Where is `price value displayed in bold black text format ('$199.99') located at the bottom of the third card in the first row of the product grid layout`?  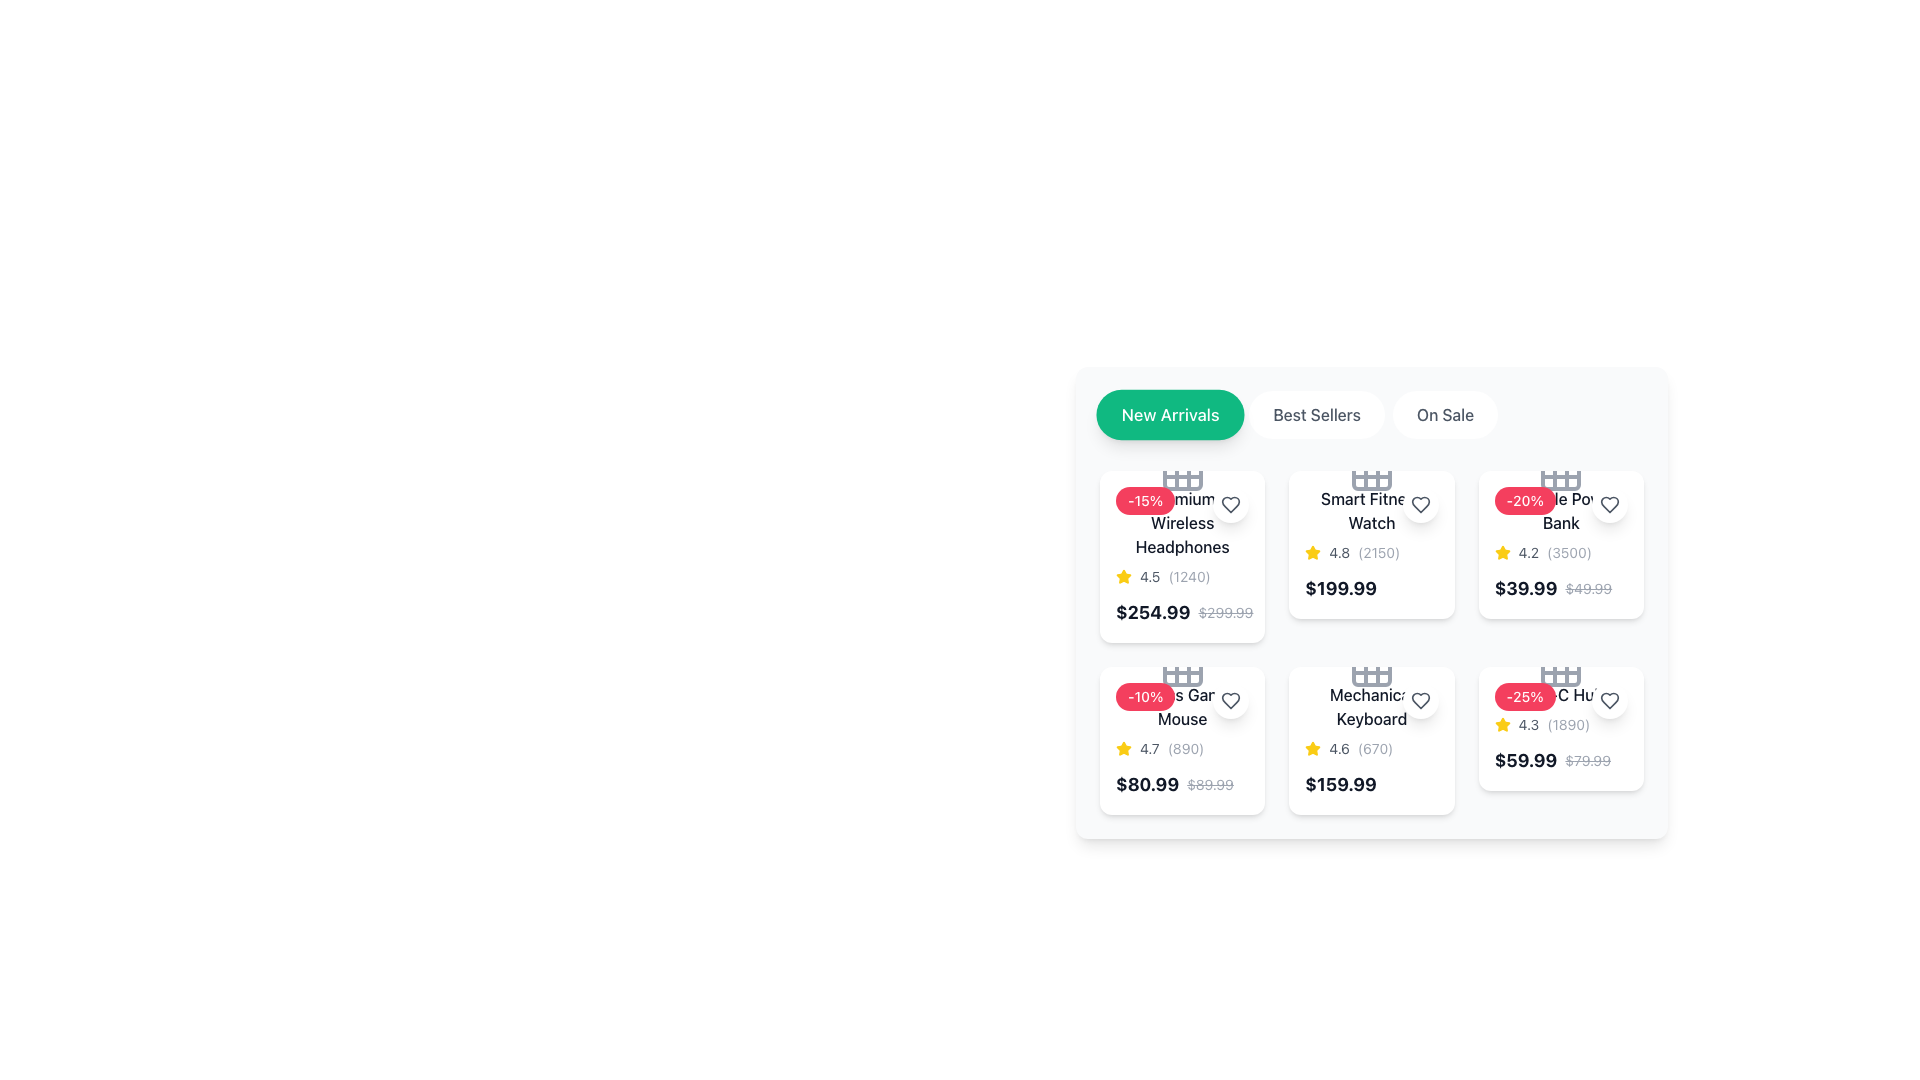
price value displayed in bold black text format ('$199.99') located at the bottom of the third card in the first row of the product grid layout is located at coordinates (1371, 588).